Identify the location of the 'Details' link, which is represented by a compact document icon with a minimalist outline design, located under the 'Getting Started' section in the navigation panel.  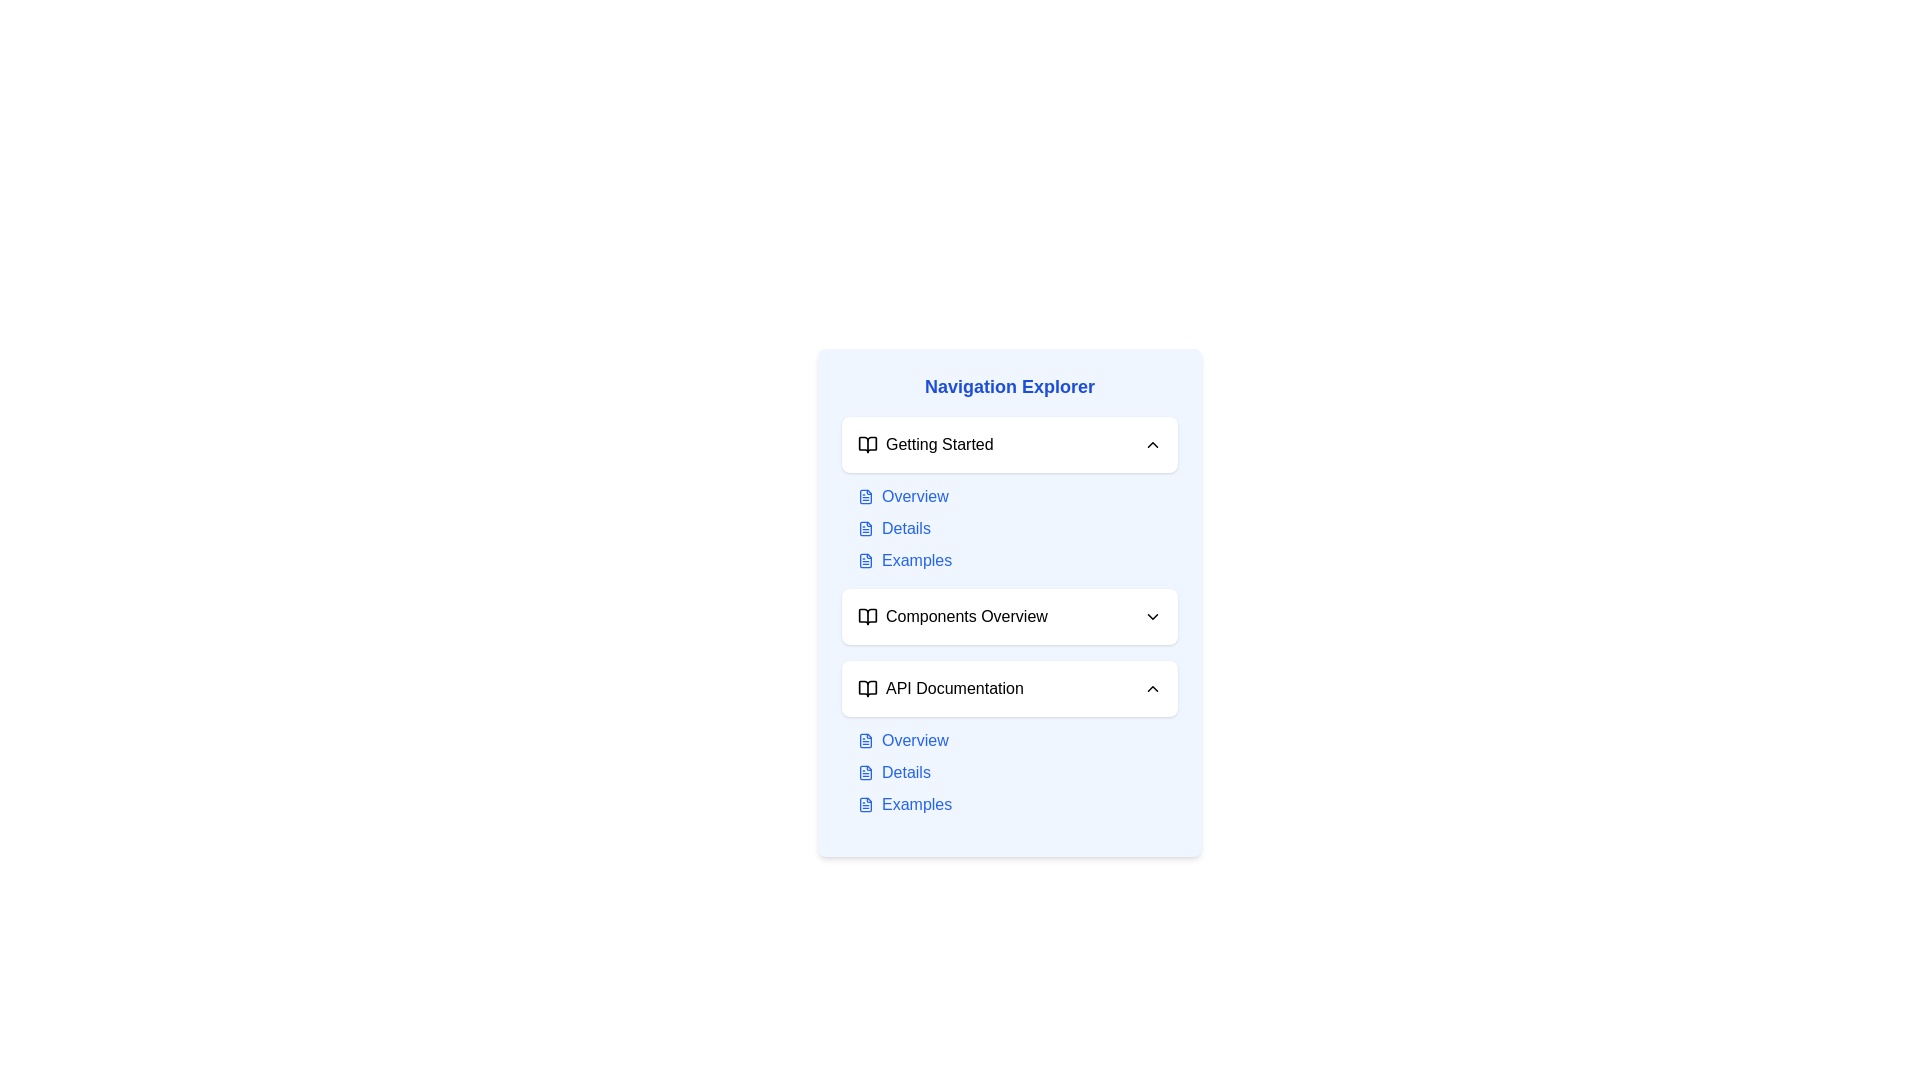
(865, 527).